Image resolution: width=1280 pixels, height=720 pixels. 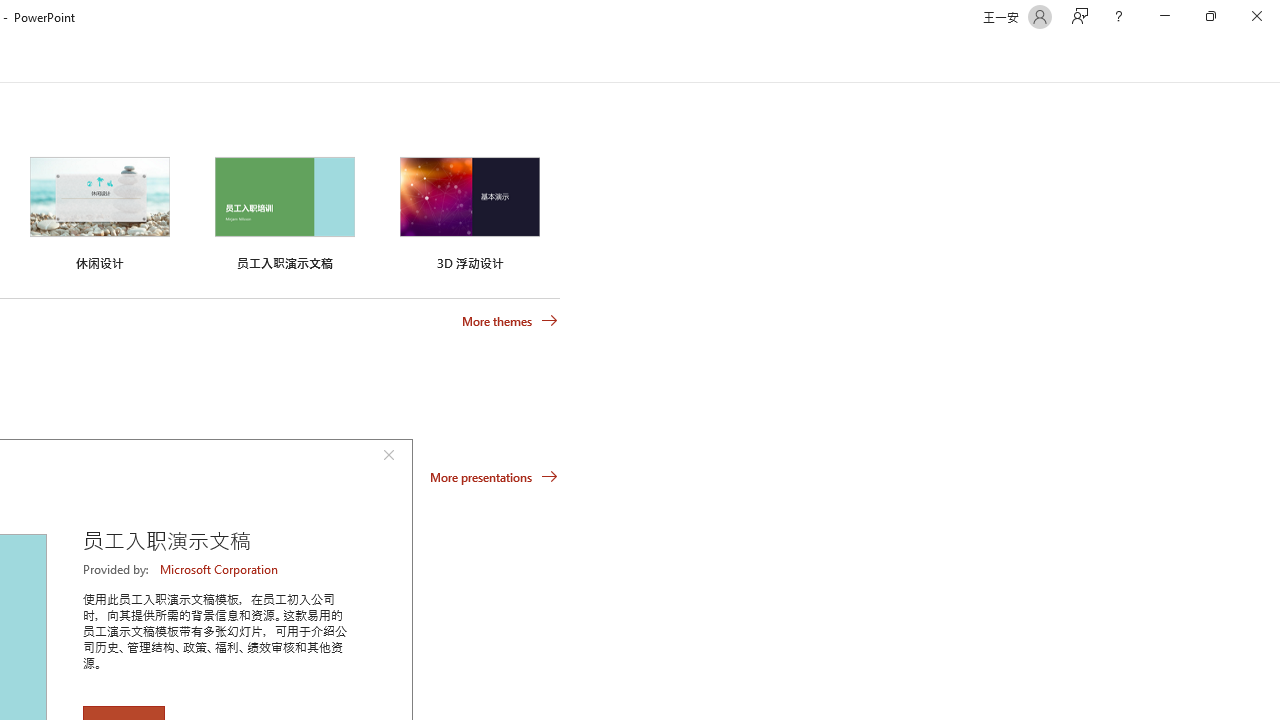 I want to click on 'Close', so click(x=1255, y=16).